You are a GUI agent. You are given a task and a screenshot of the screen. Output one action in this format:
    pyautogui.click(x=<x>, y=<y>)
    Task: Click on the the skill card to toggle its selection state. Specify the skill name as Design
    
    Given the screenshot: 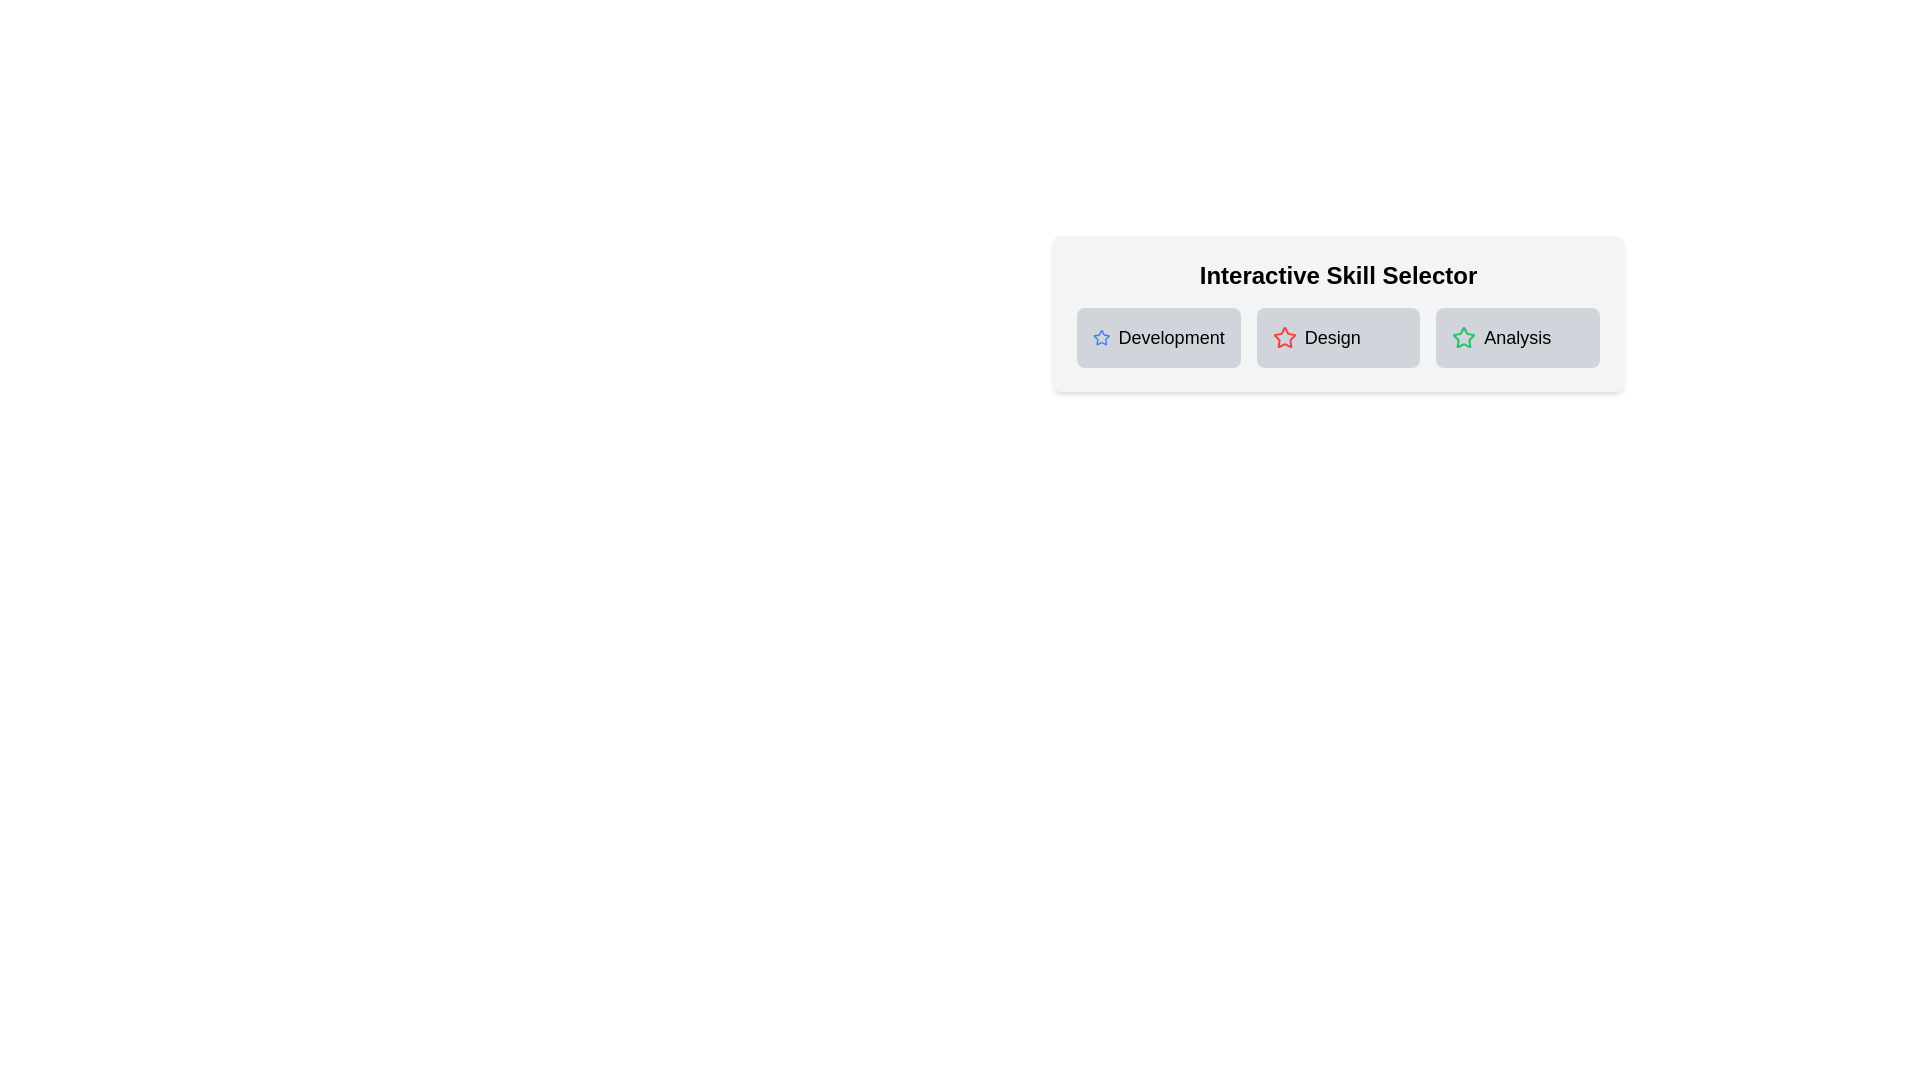 What is the action you would take?
    pyautogui.click(x=1338, y=337)
    